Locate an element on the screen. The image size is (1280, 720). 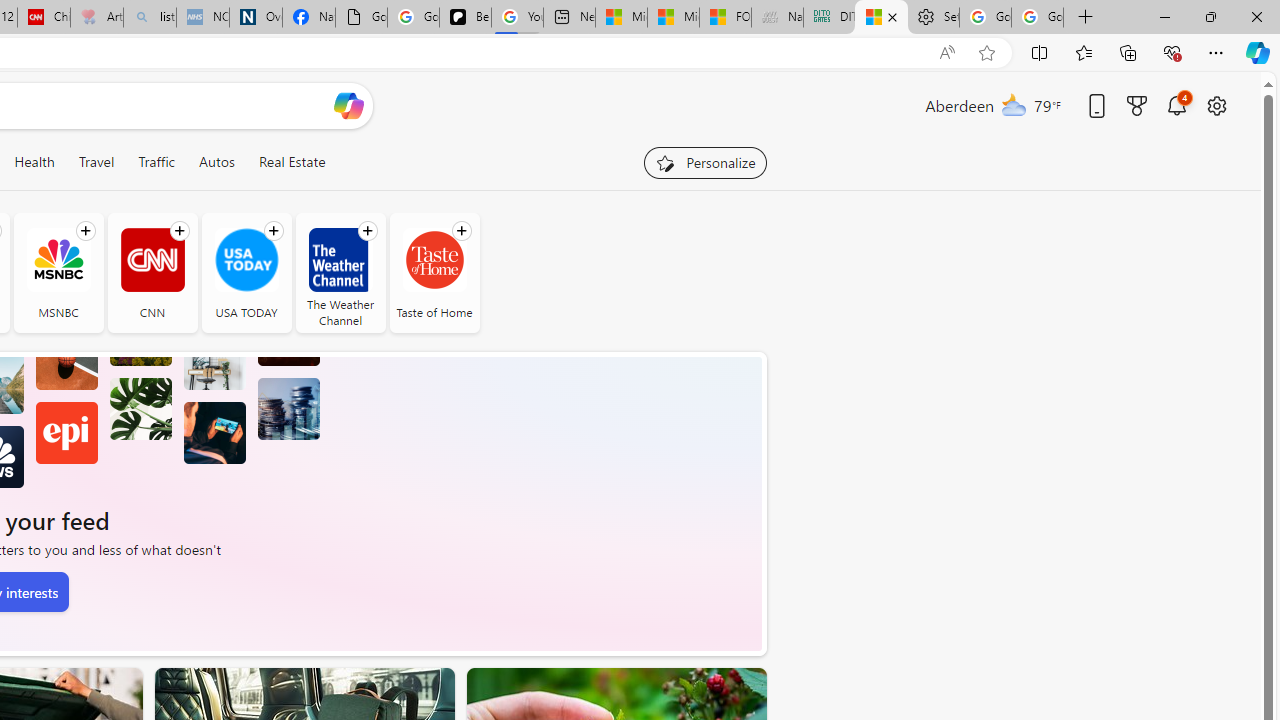
'Follow channel' is located at coordinates (460, 230).